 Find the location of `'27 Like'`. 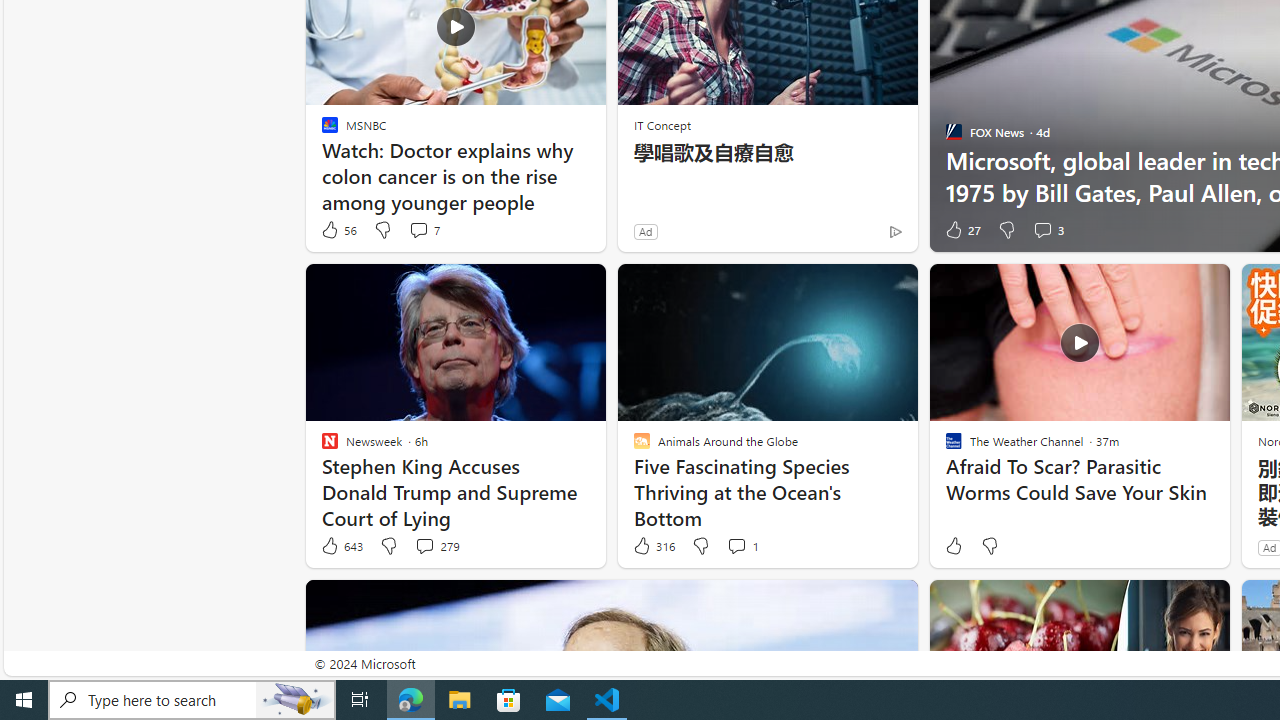

'27 Like' is located at coordinates (961, 229).